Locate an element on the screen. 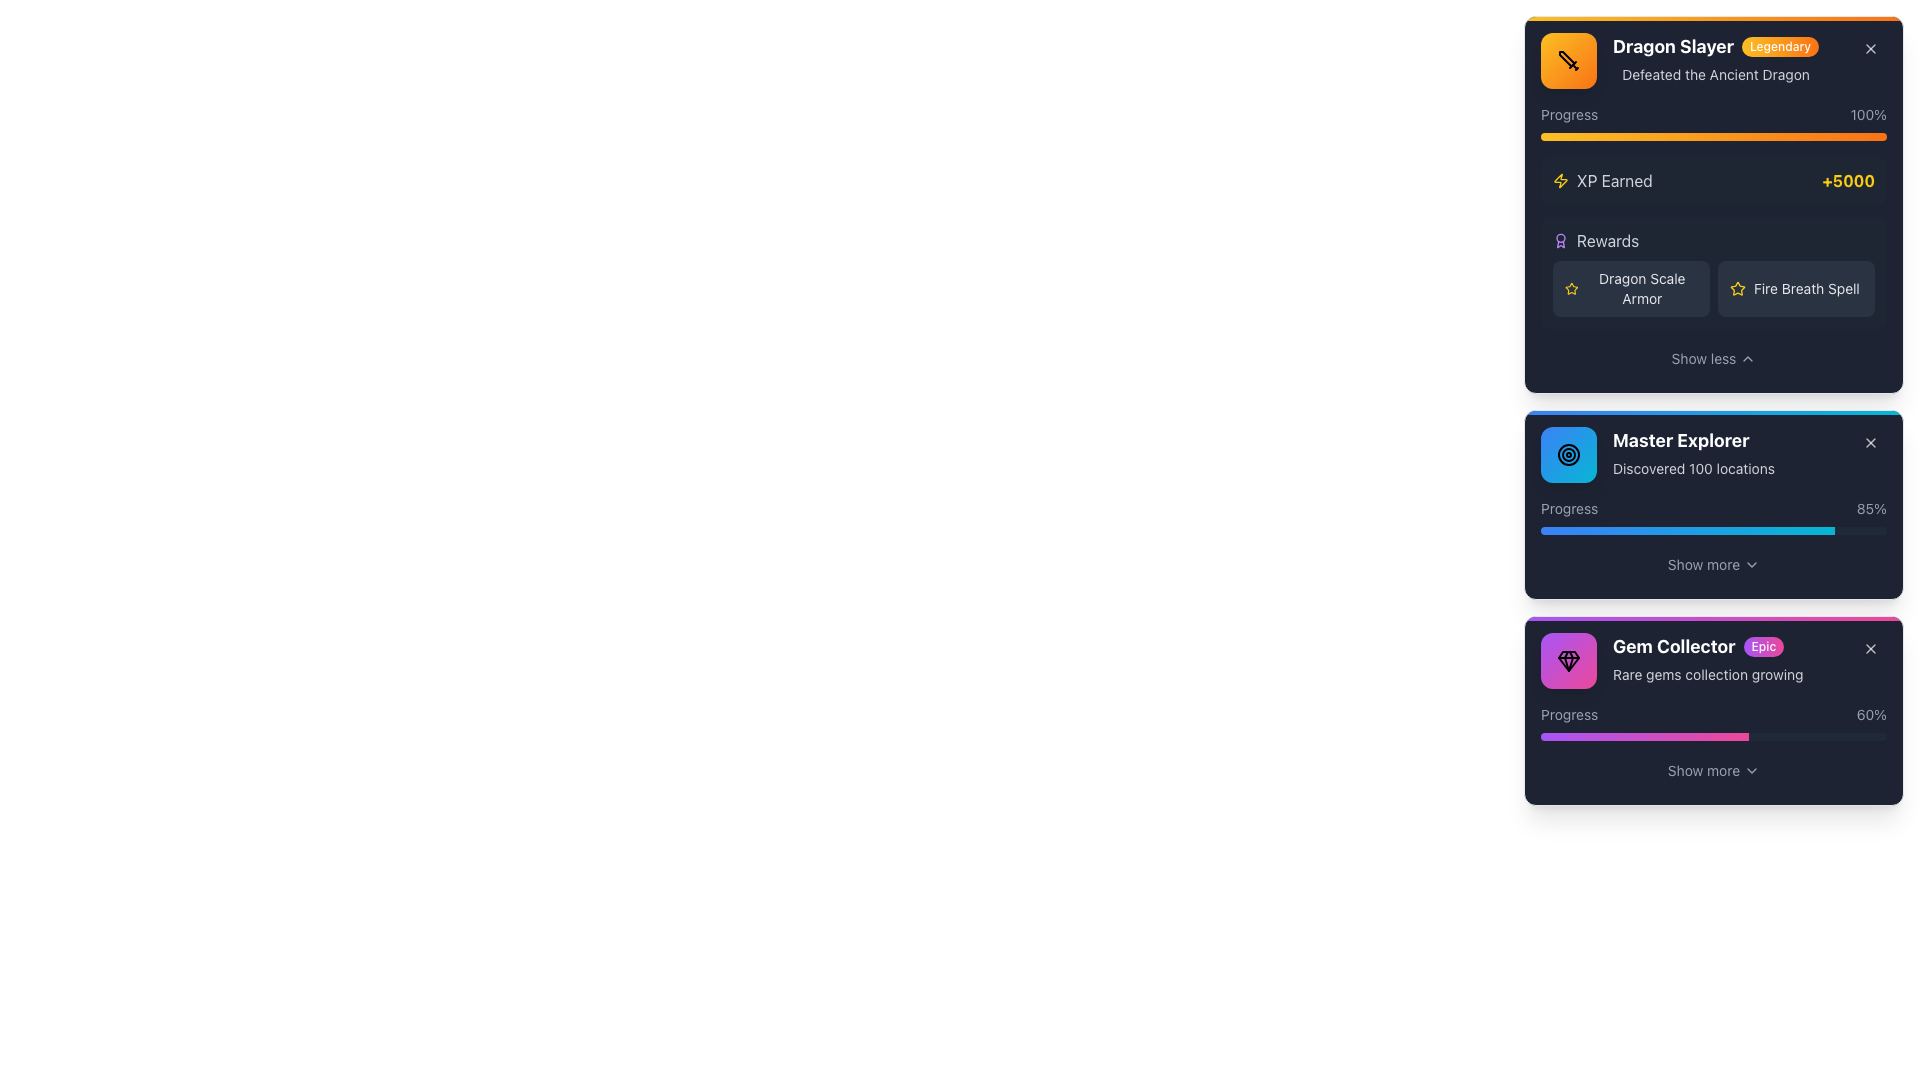  the progress value is located at coordinates (1556, 736).